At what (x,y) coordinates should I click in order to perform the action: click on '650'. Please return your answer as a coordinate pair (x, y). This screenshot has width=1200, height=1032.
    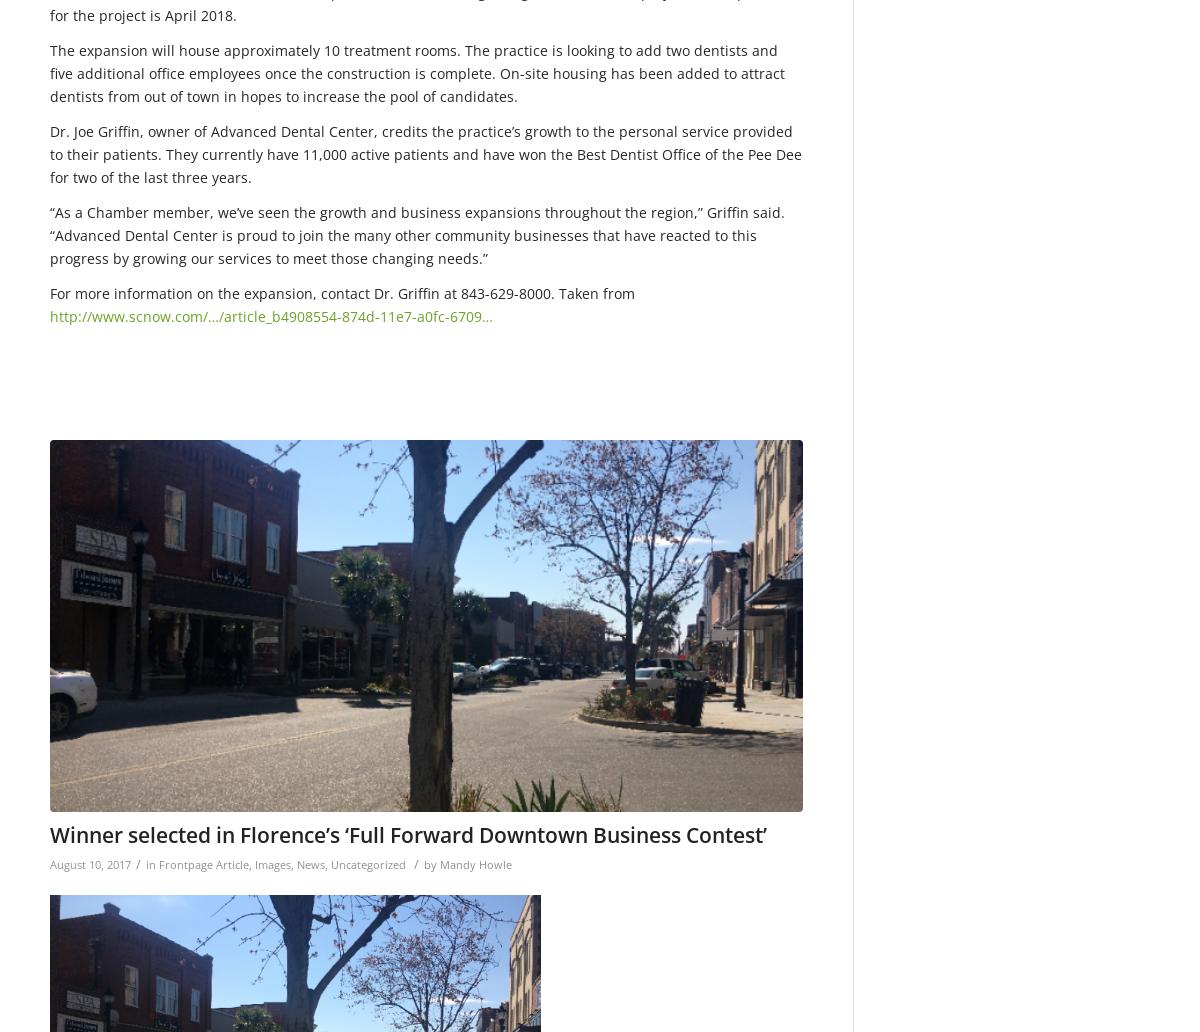
    Looking at the image, I should click on (696, 450).